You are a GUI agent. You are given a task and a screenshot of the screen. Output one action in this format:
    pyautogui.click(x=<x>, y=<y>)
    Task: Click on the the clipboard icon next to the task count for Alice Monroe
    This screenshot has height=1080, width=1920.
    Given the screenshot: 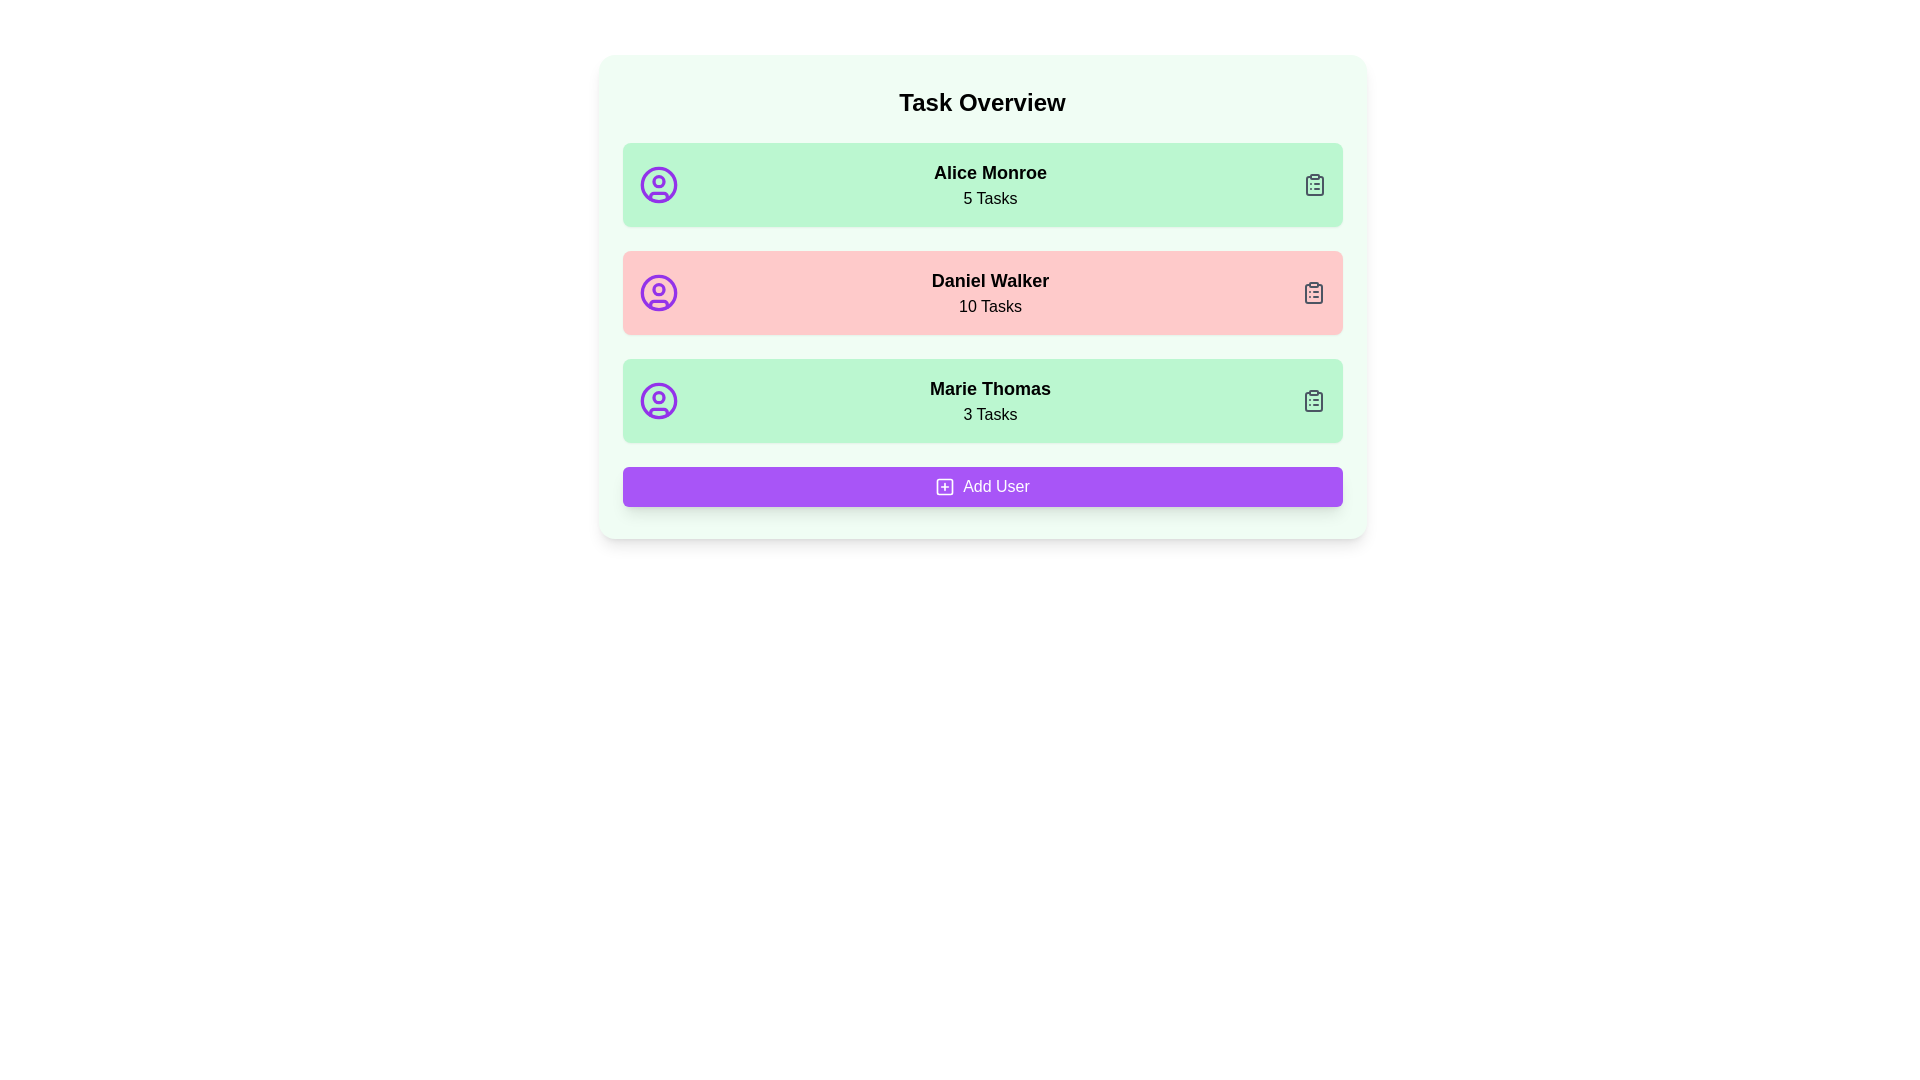 What is the action you would take?
    pyautogui.click(x=1314, y=185)
    